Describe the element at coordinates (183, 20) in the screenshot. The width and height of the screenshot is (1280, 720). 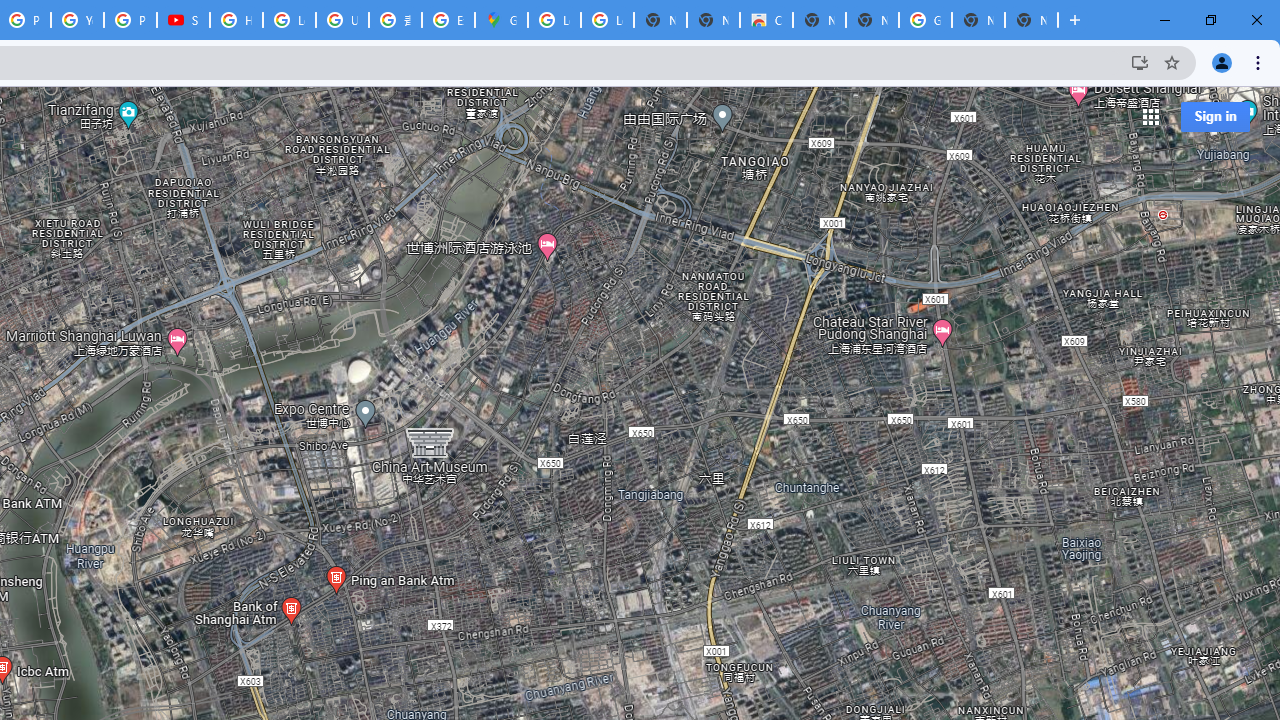
I see `'Subscriptions - YouTube'` at that location.